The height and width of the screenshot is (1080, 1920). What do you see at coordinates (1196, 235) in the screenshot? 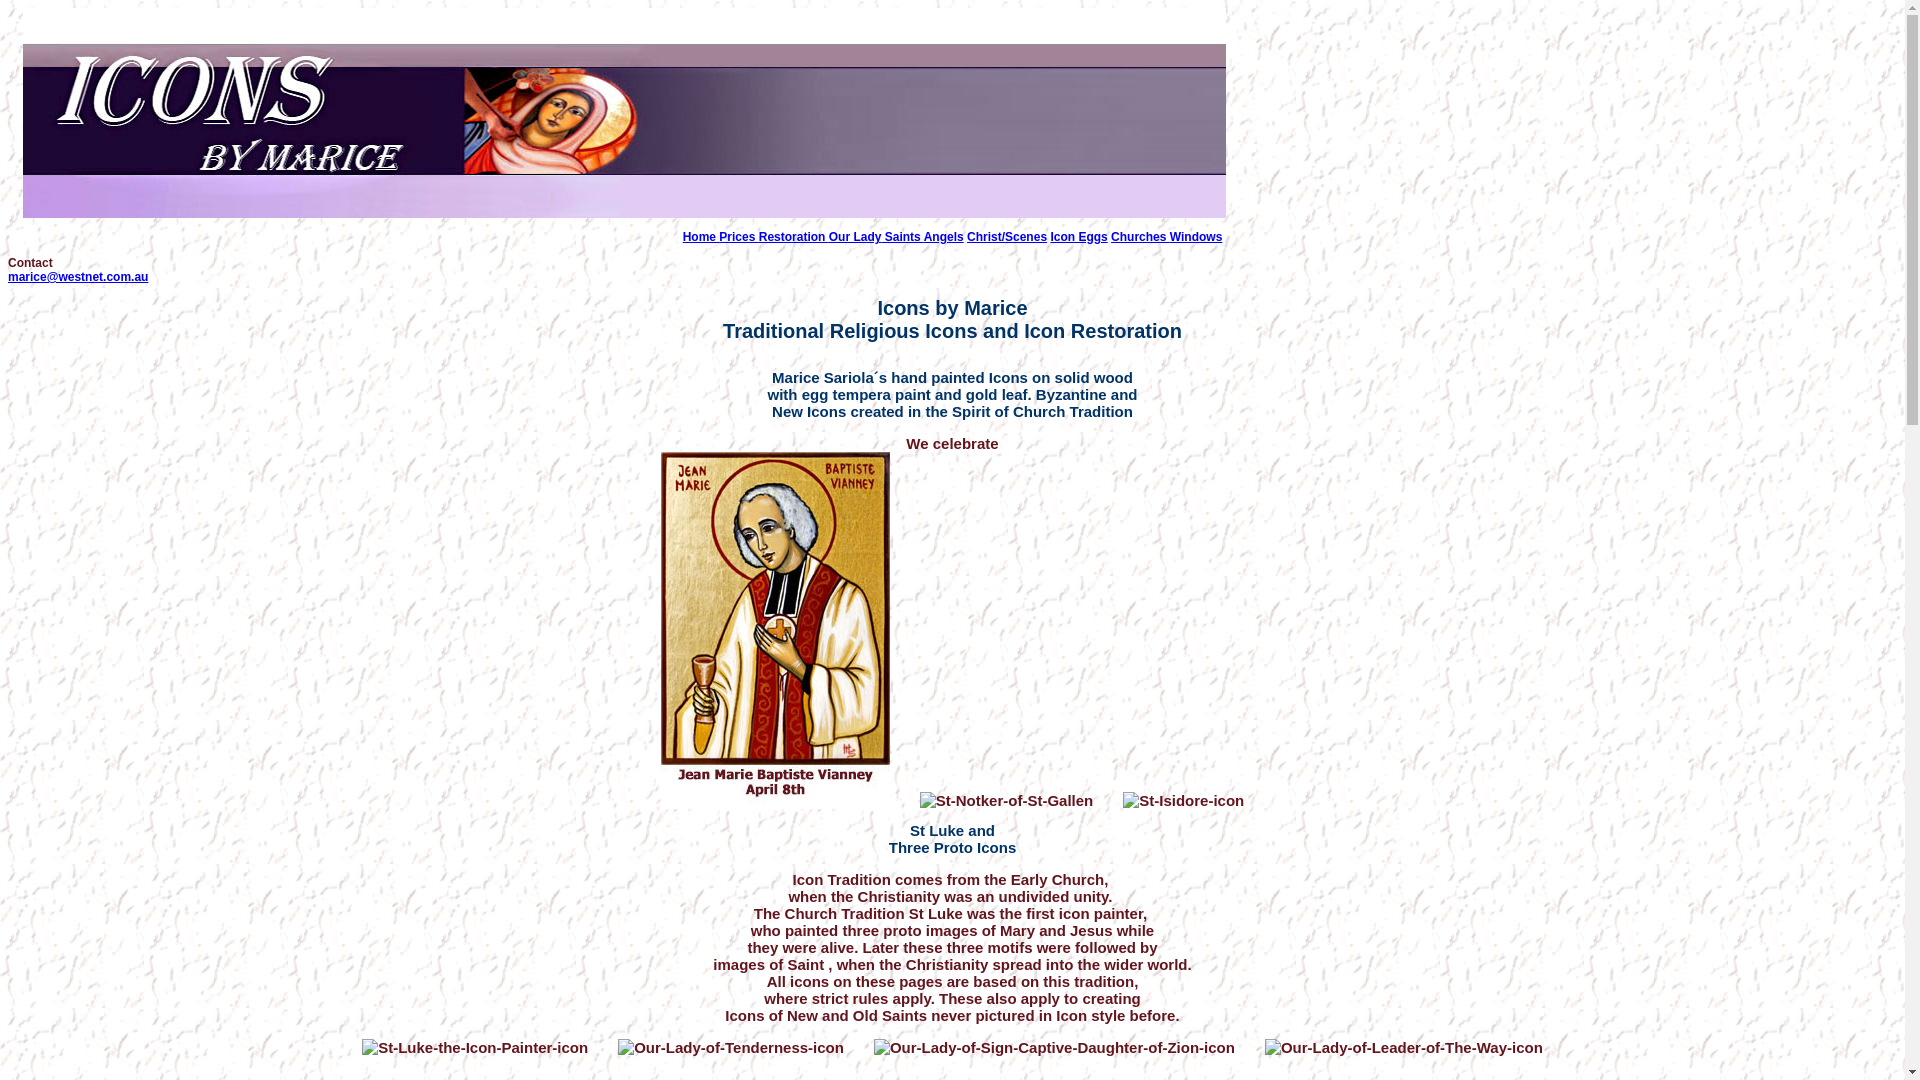
I see `'Windows'` at bounding box center [1196, 235].